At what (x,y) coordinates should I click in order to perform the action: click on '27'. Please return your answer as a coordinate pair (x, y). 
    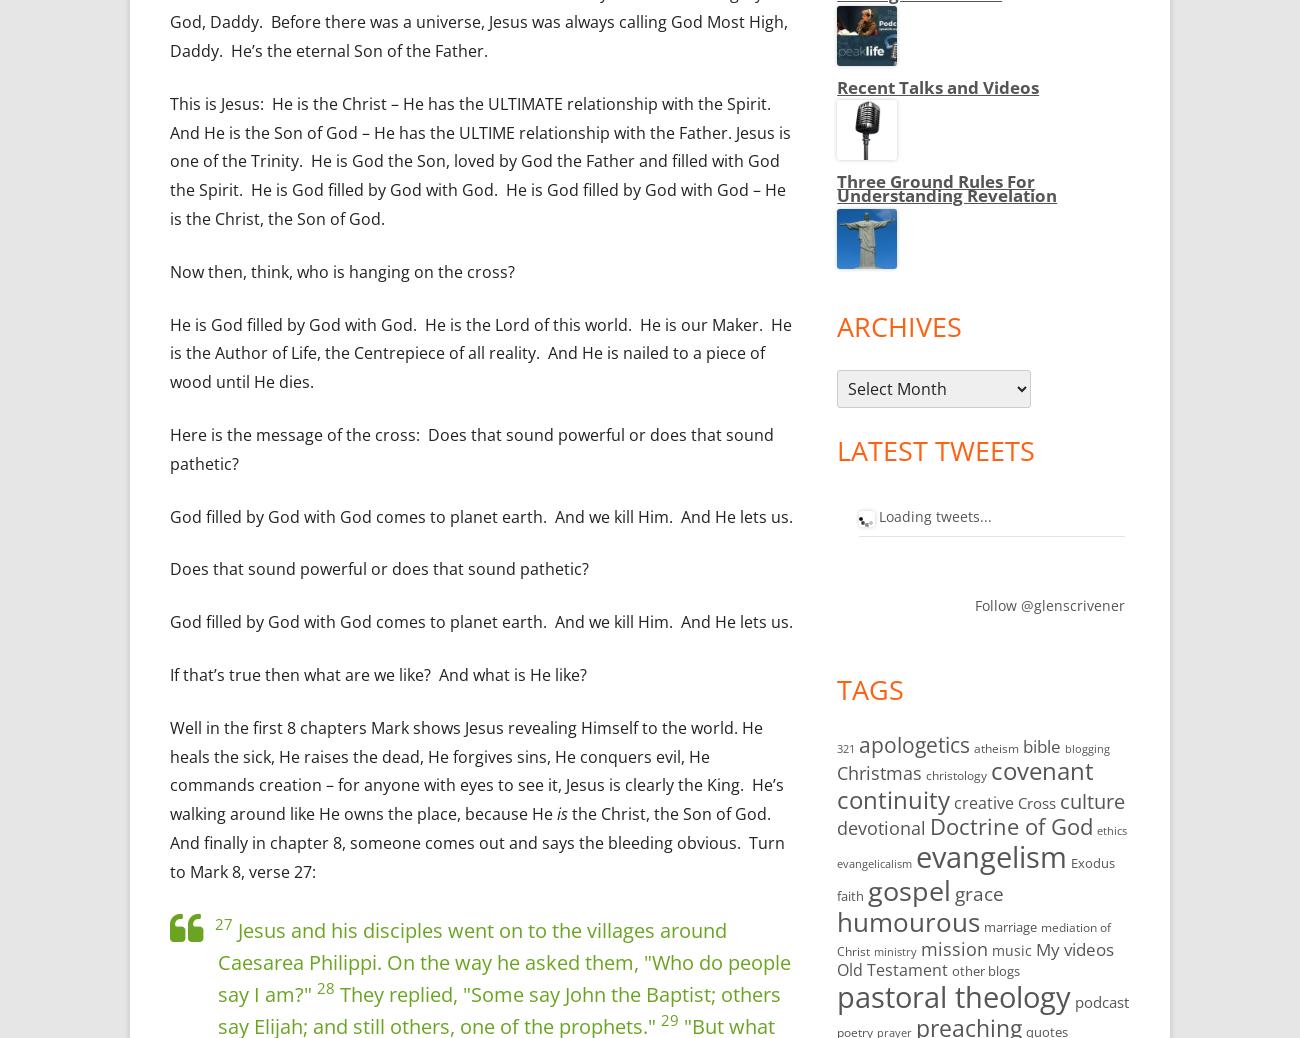
    Looking at the image, I should click on (222, 924).